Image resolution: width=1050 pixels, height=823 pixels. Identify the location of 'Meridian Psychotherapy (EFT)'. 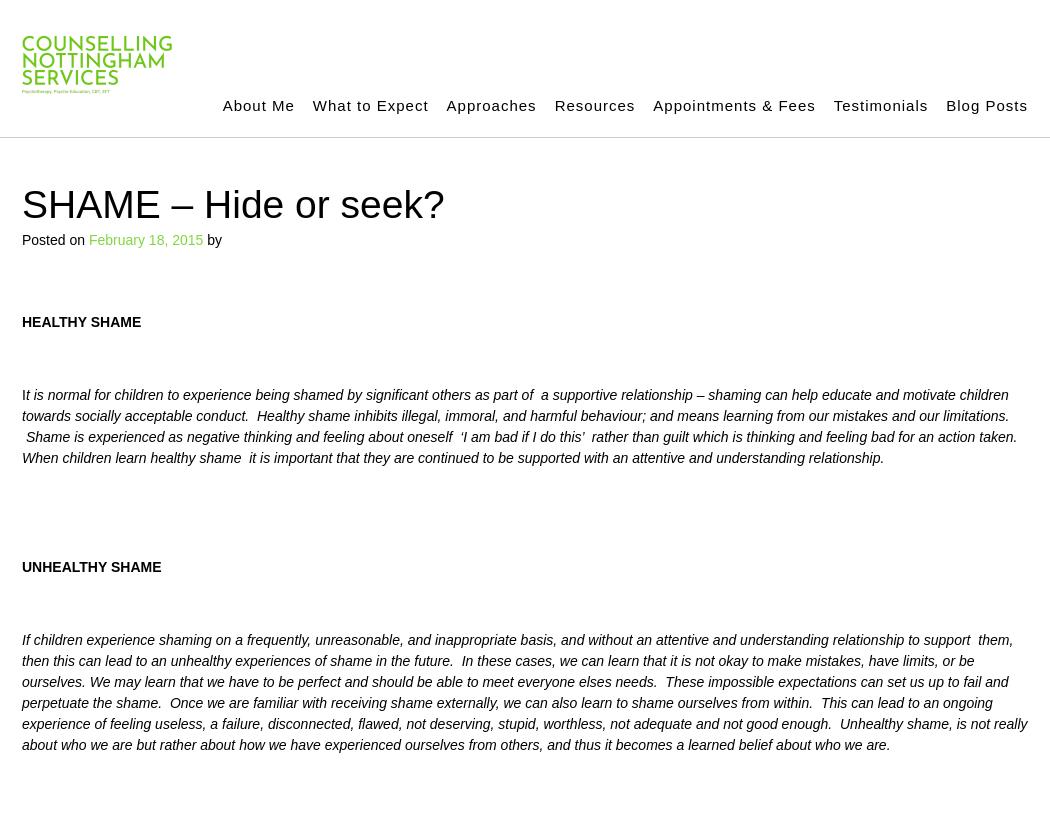
(481, 205).